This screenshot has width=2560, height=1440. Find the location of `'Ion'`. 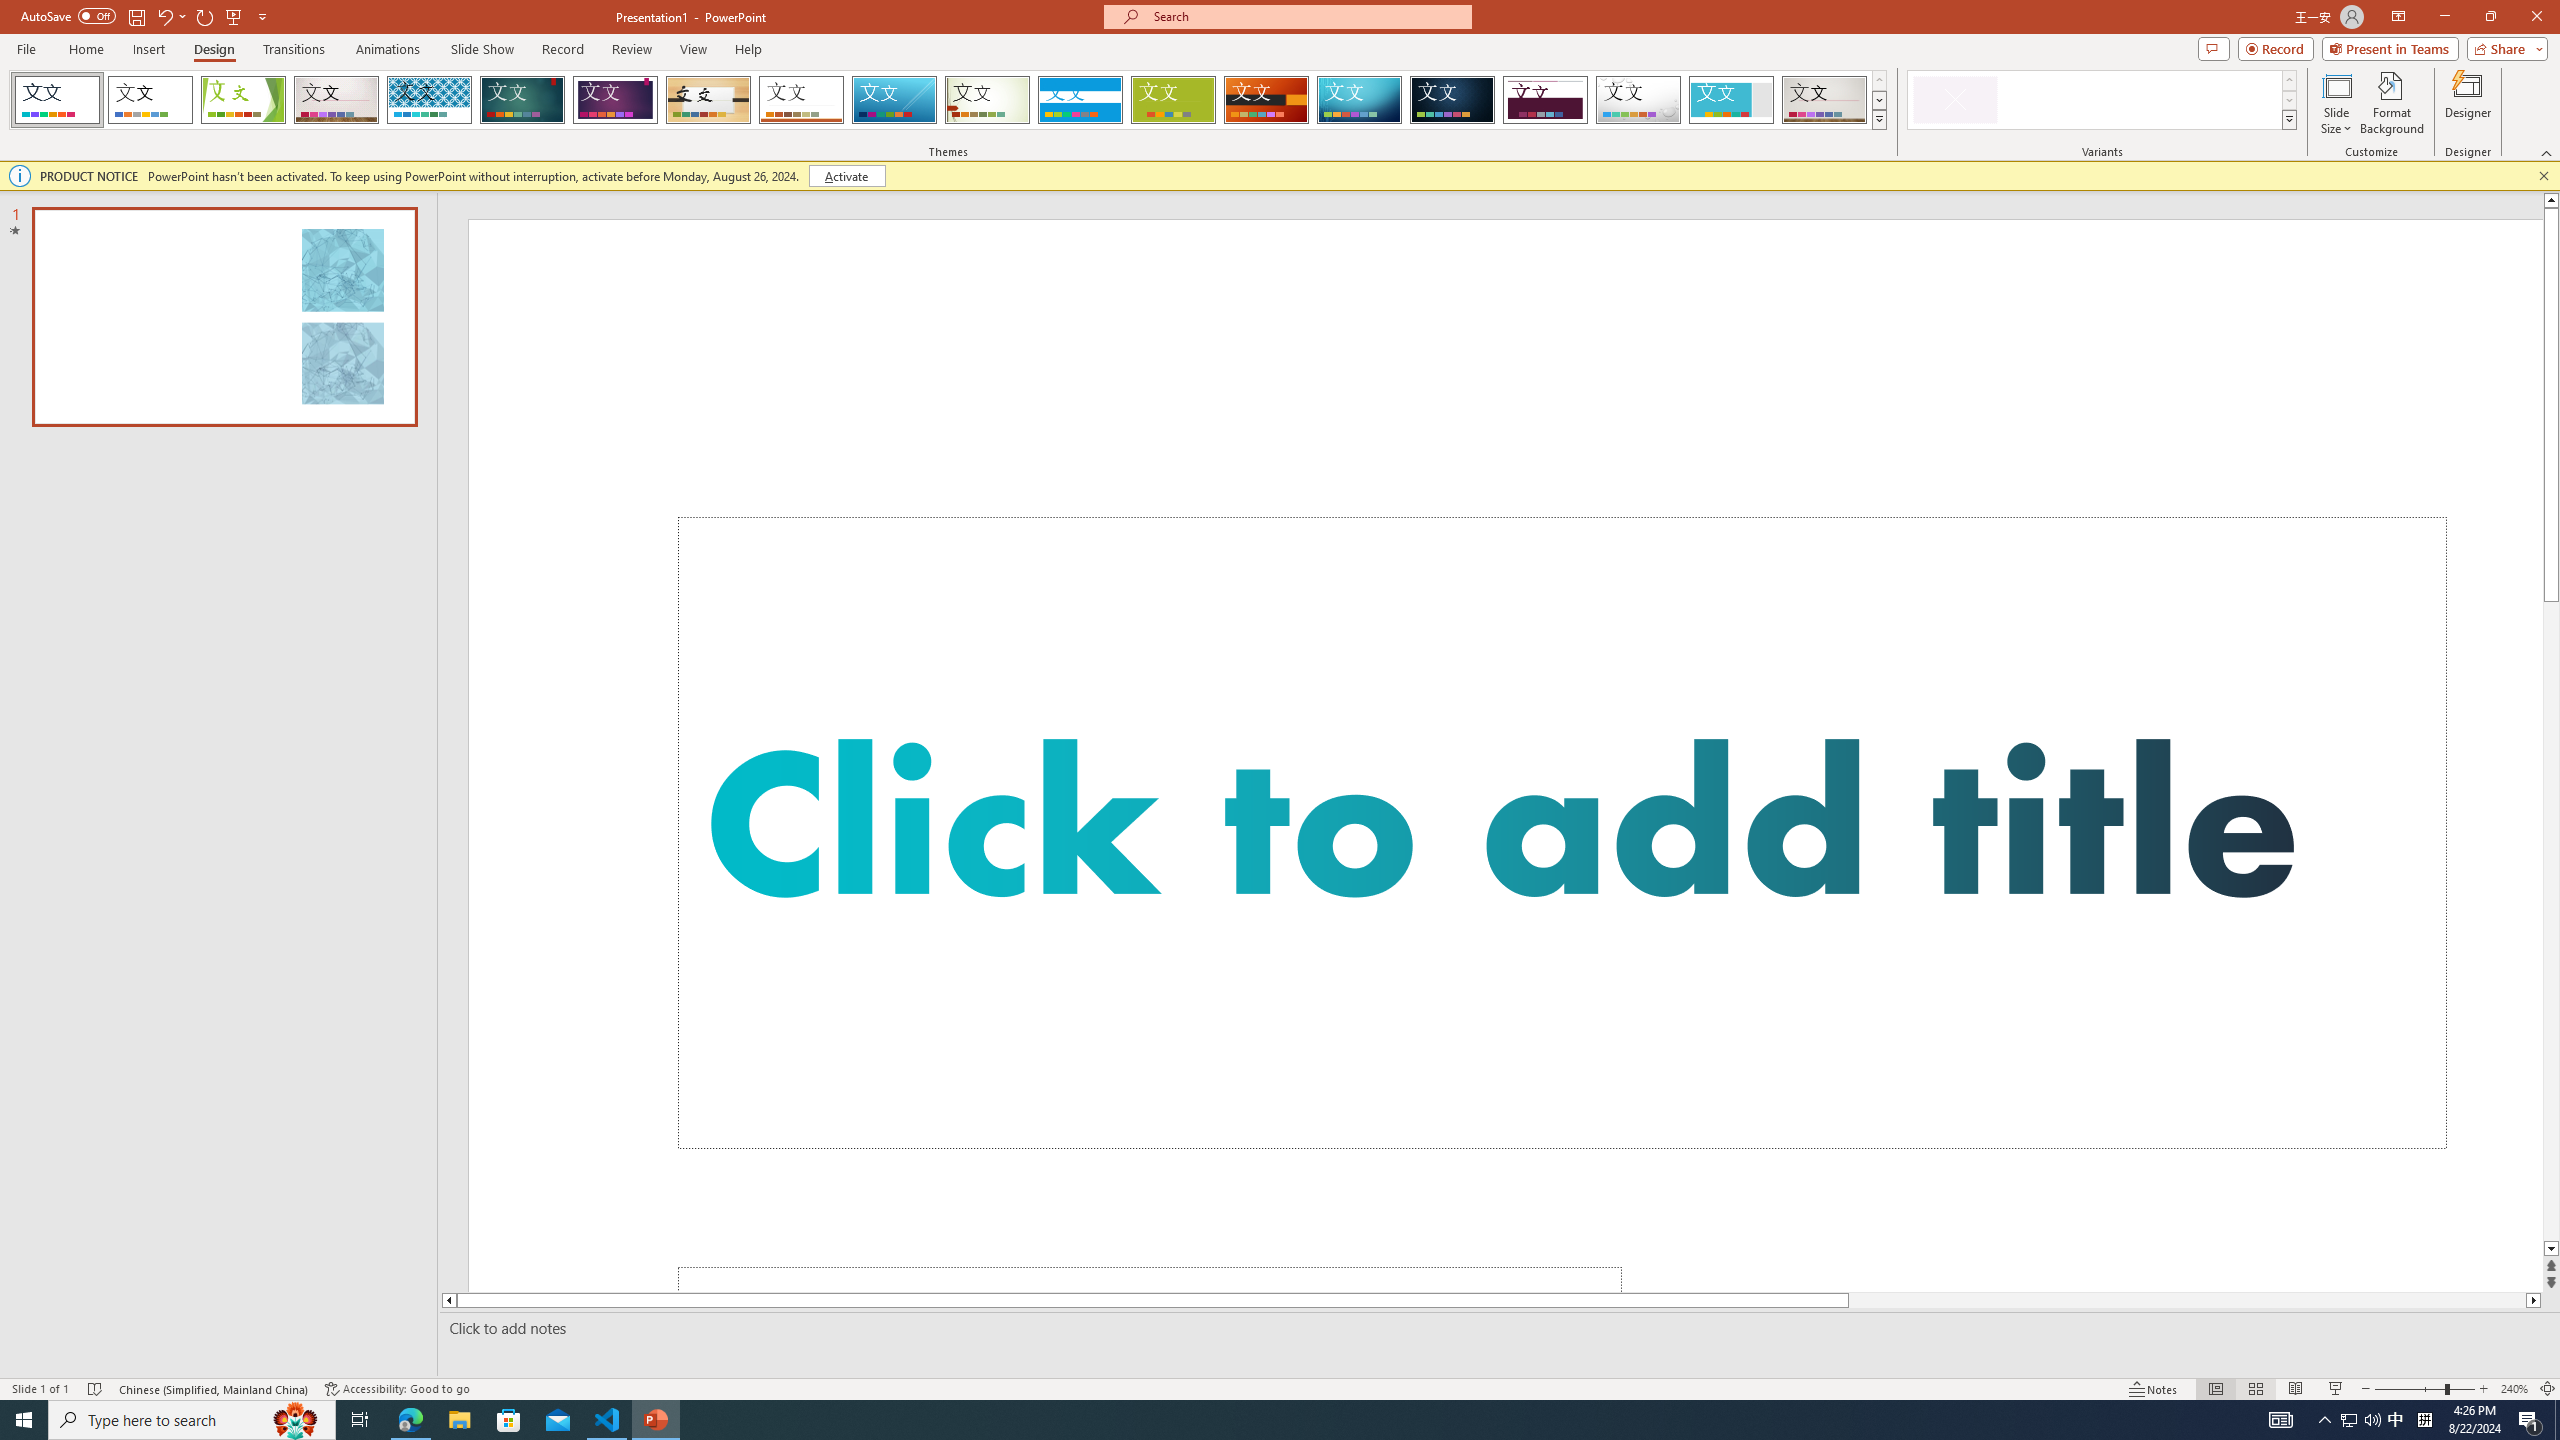

'Ion' is located at coordinates (521, 99).